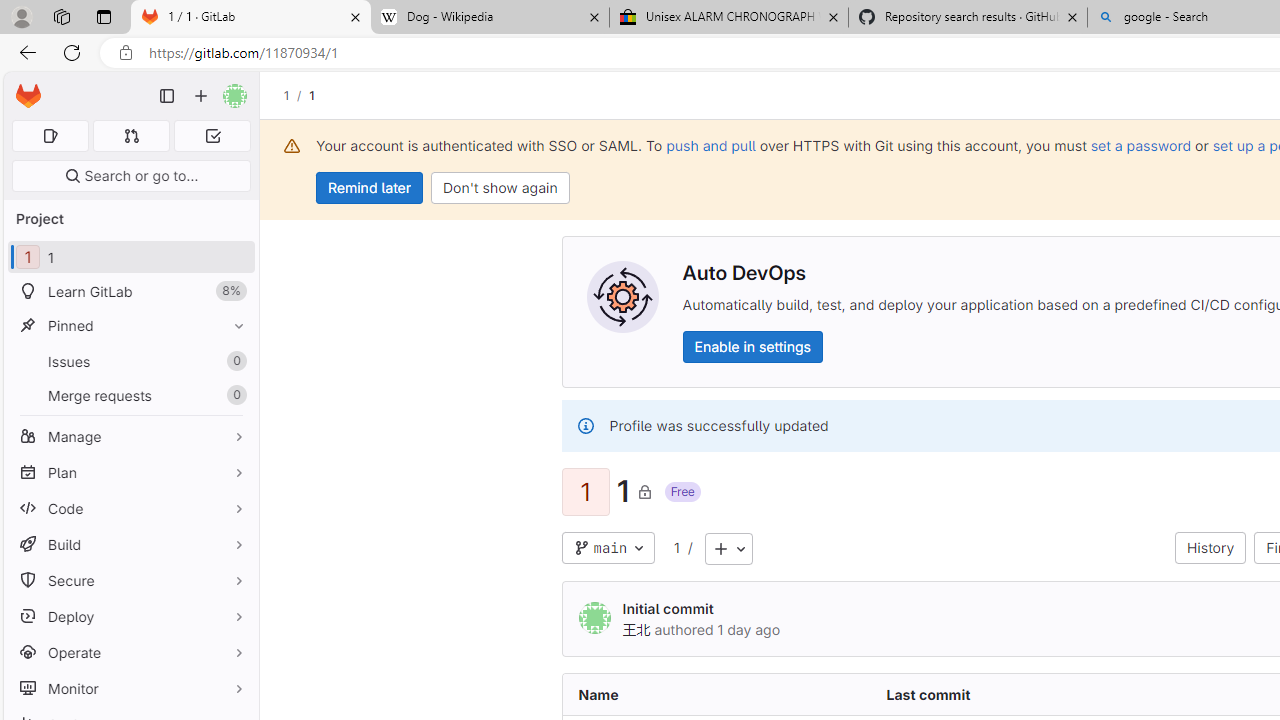  I want to click on 'push and pull', so click(711, 144).